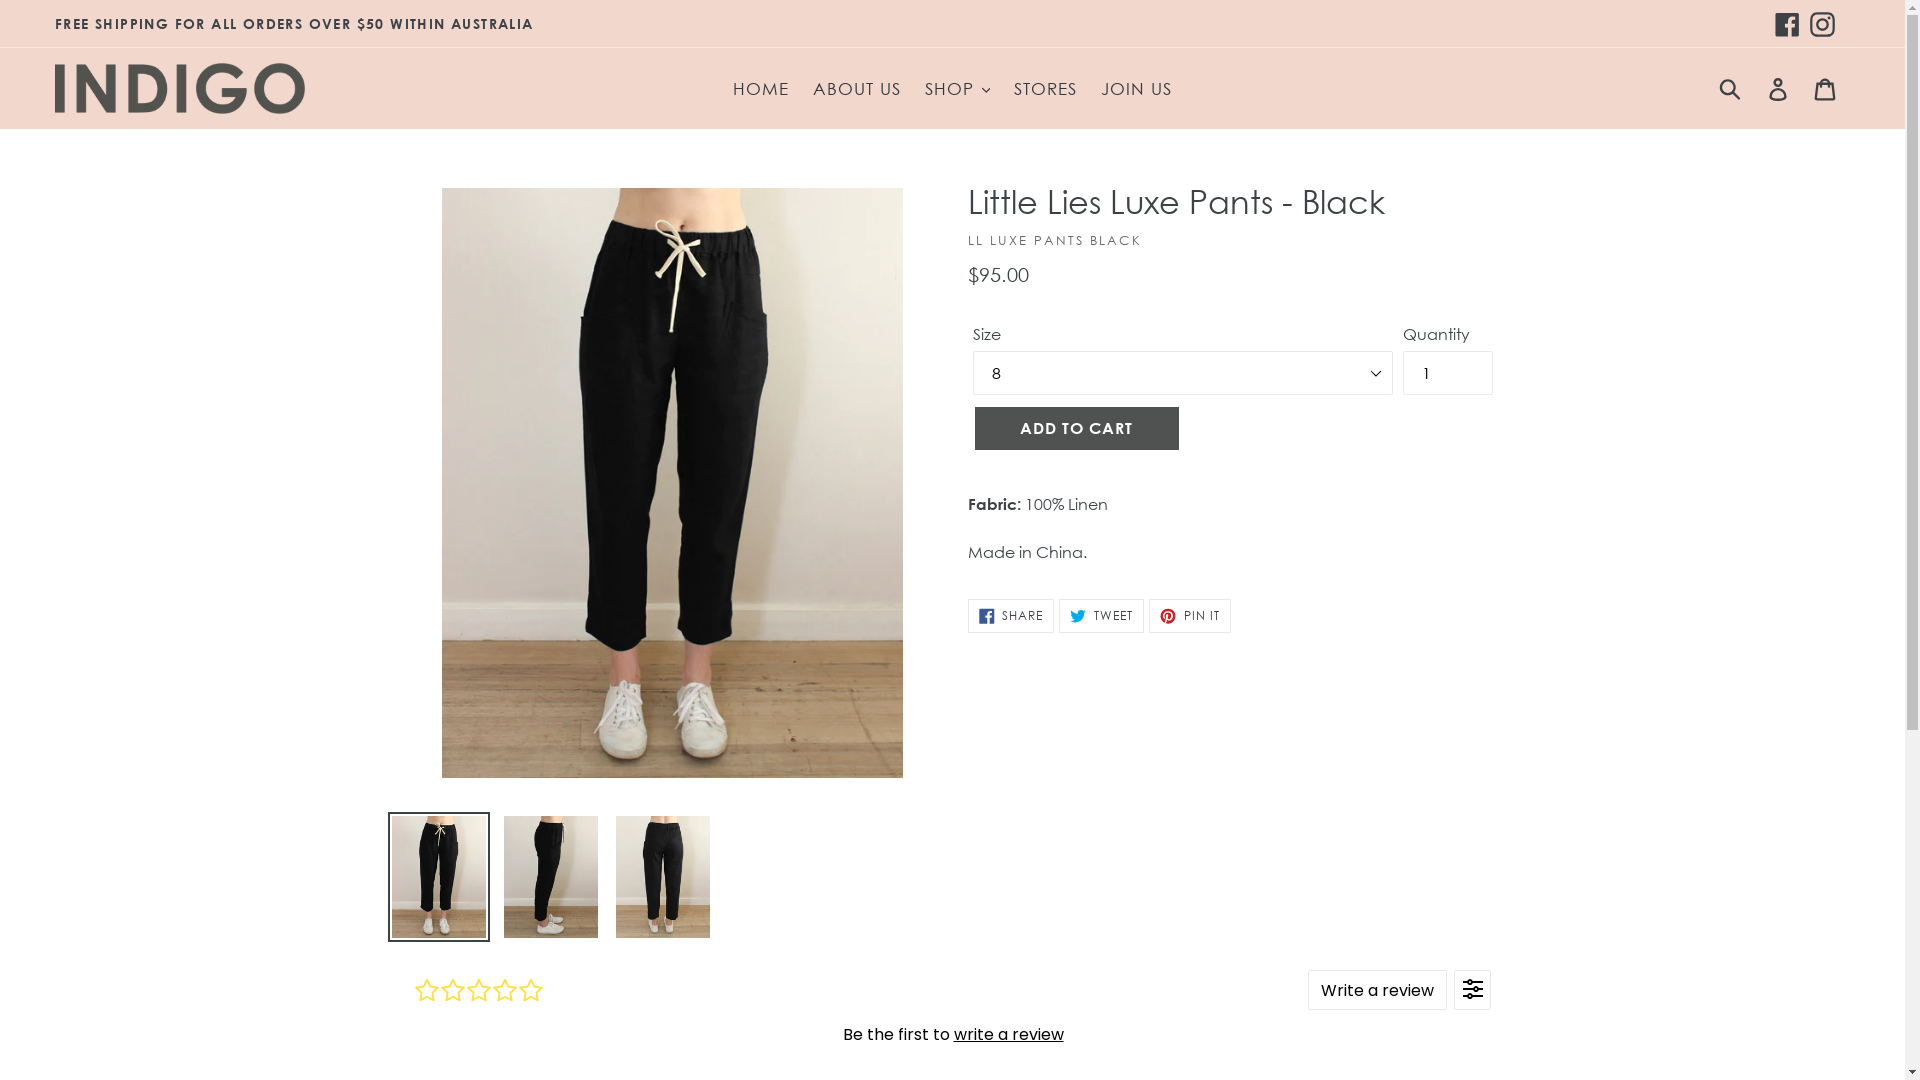 The width and height of the screenshot is (1920, 1080). I want to click on 'STORES', so click(1003, 87).